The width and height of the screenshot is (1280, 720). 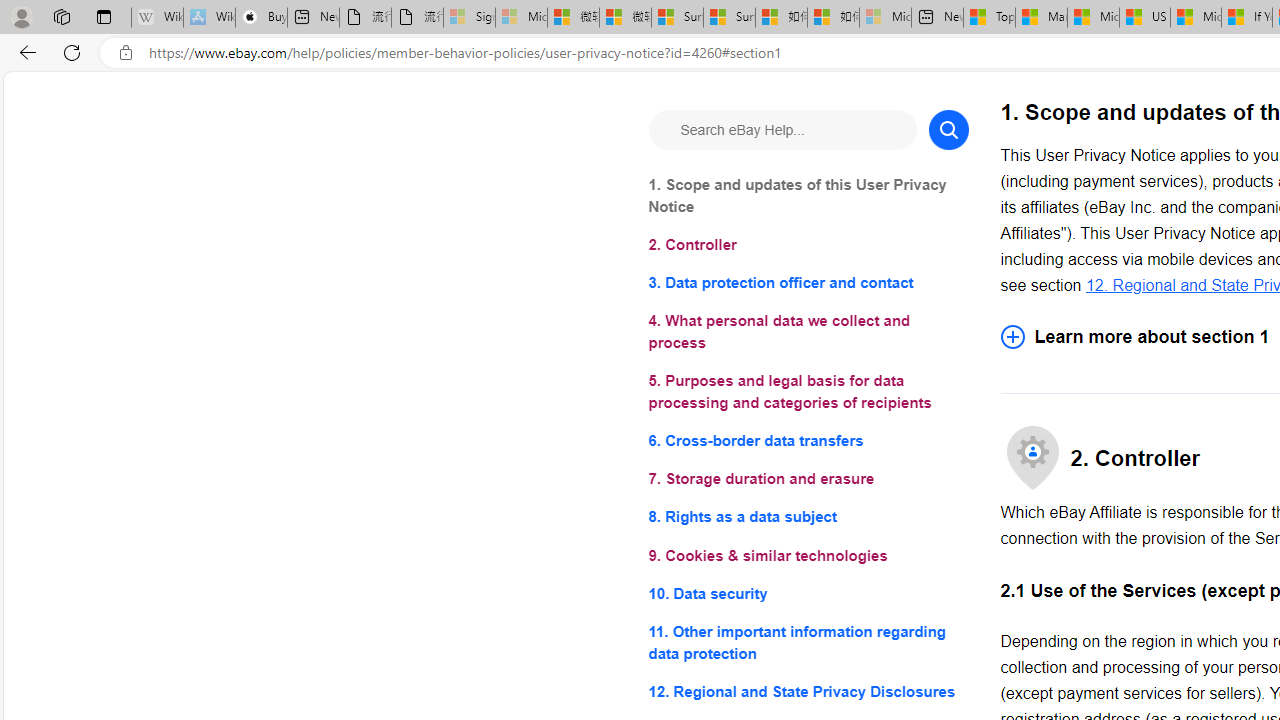 I want to click on '12. Regional and State Privacy Disclosures', so click(x=808, y=690).